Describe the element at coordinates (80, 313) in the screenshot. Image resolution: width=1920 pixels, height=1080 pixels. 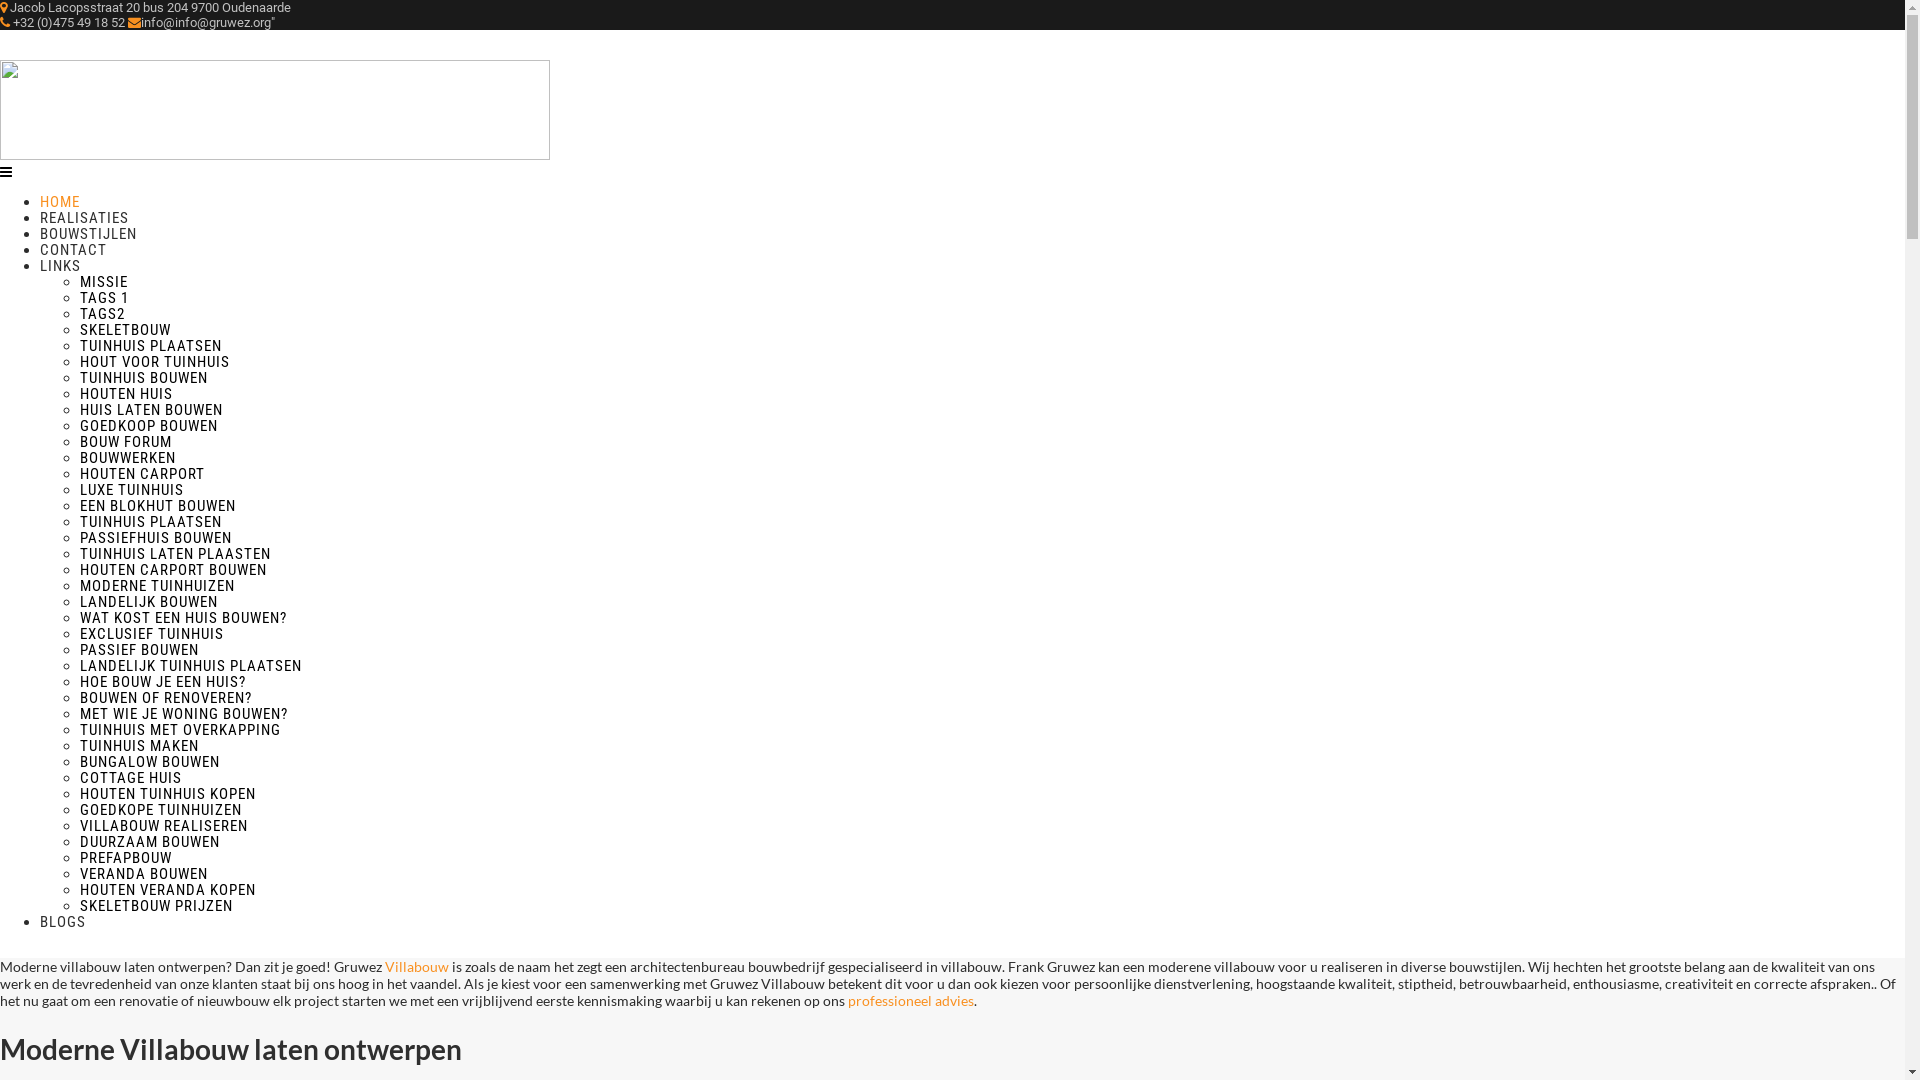
I see `'TAGS2'` at that location.